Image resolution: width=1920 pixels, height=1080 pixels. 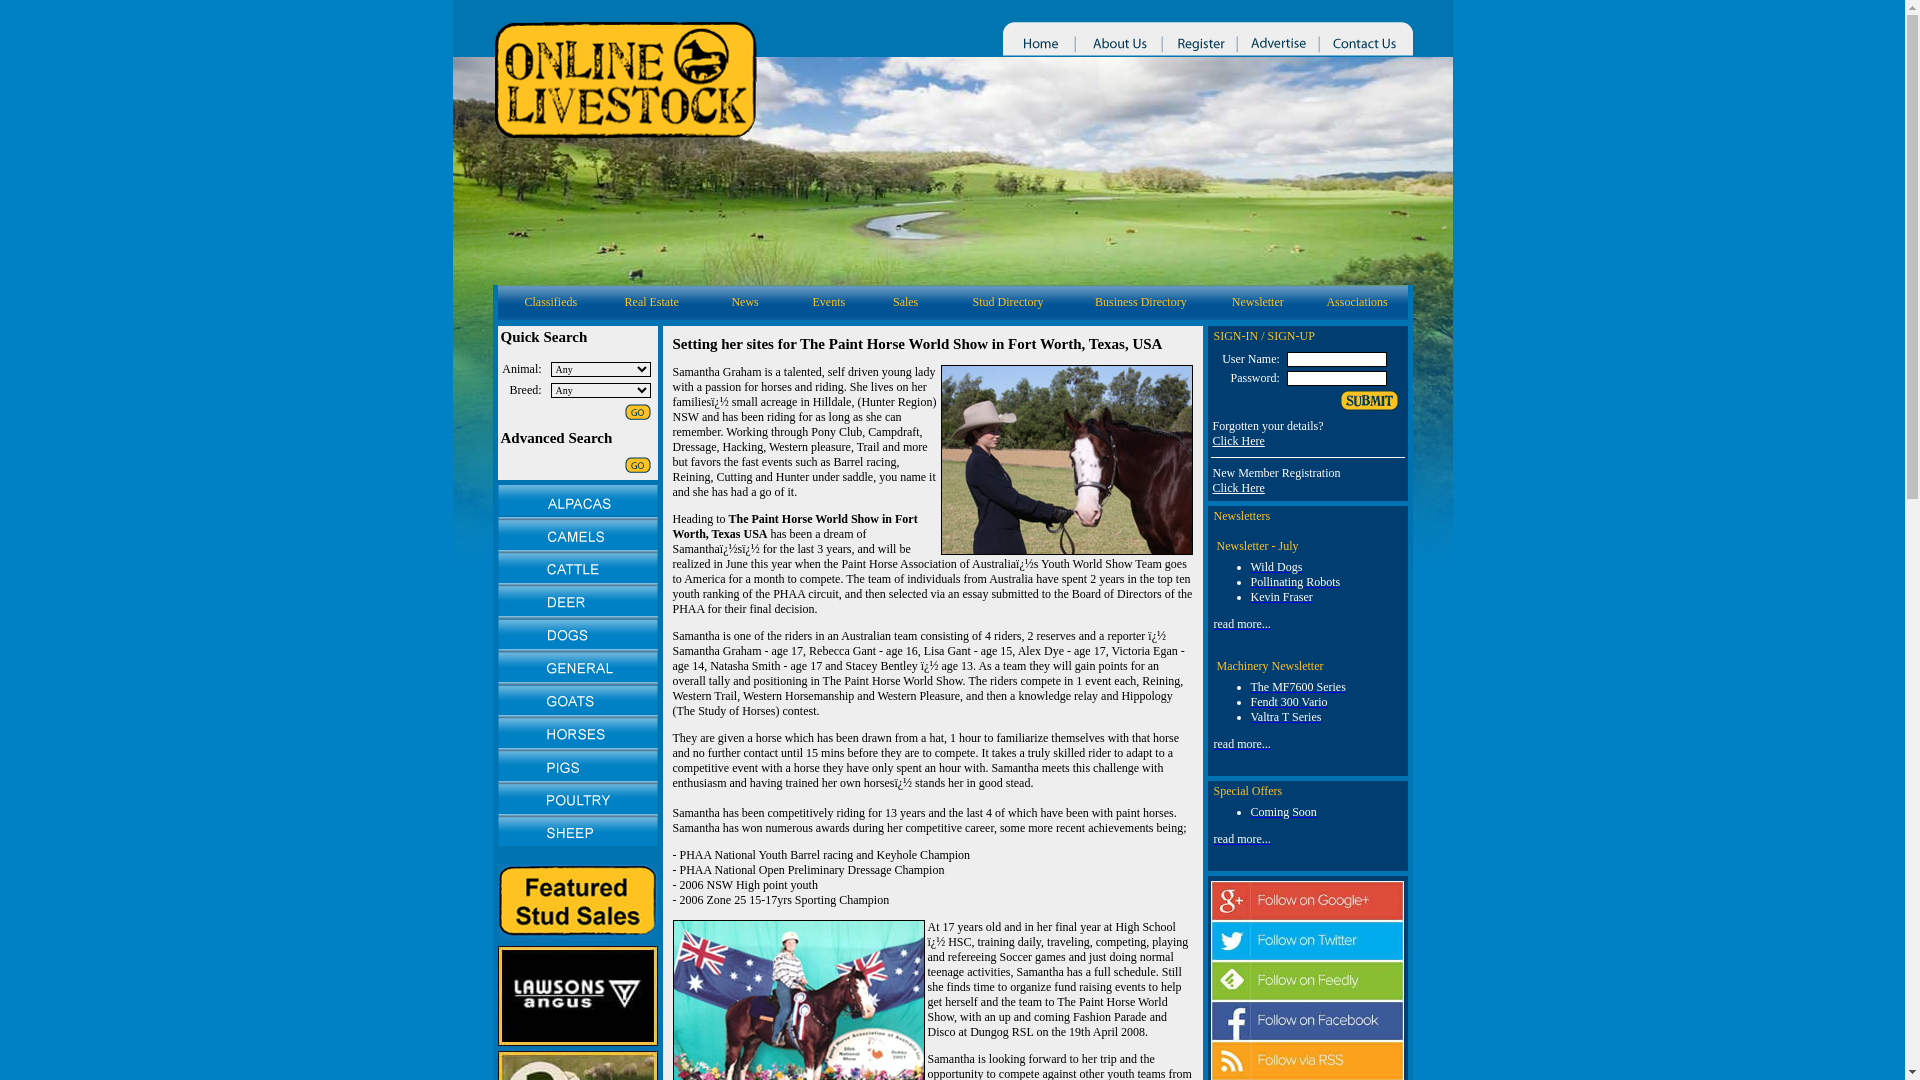 I want to click on 'read more...', so click(x=1241, y=744).